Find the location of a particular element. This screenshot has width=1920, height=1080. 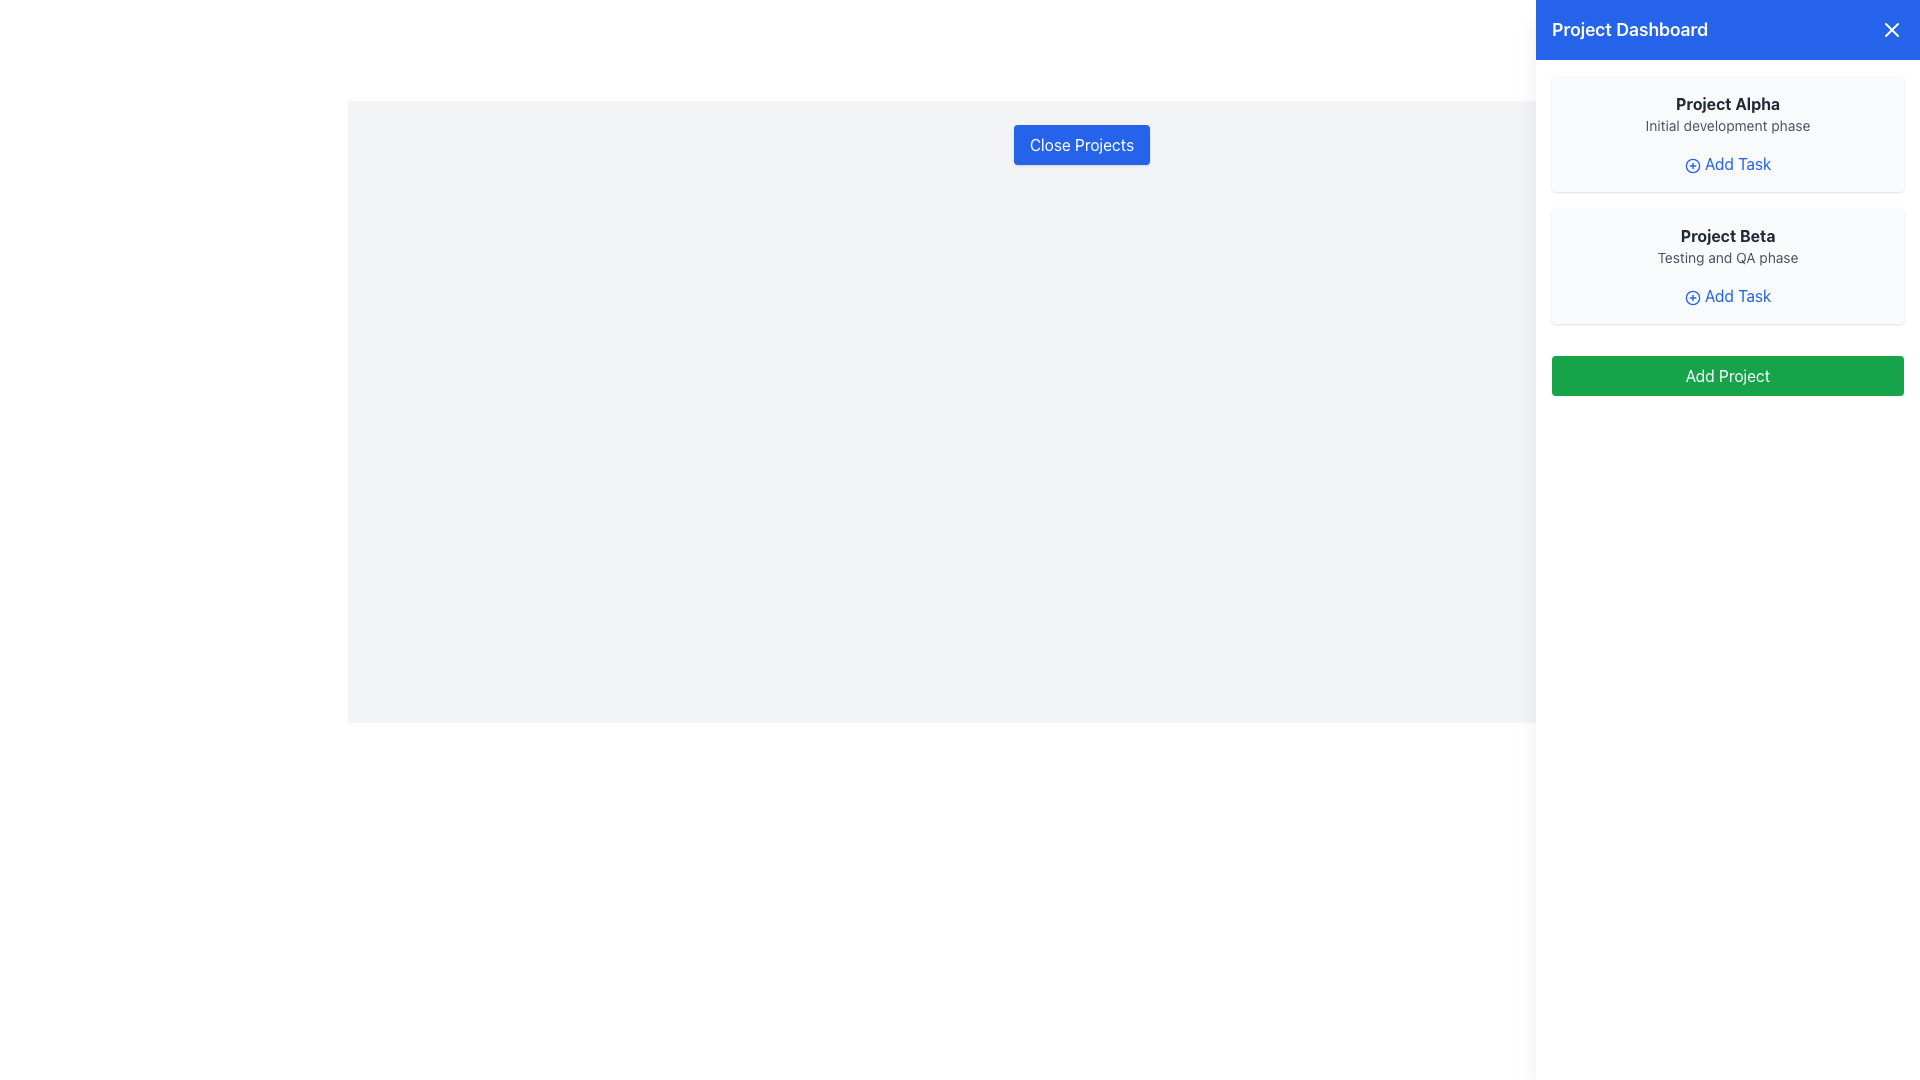

the 'Add Task' button located in the 'Project Alpha' section of the sidebar is located at coordinates (1727, 163).